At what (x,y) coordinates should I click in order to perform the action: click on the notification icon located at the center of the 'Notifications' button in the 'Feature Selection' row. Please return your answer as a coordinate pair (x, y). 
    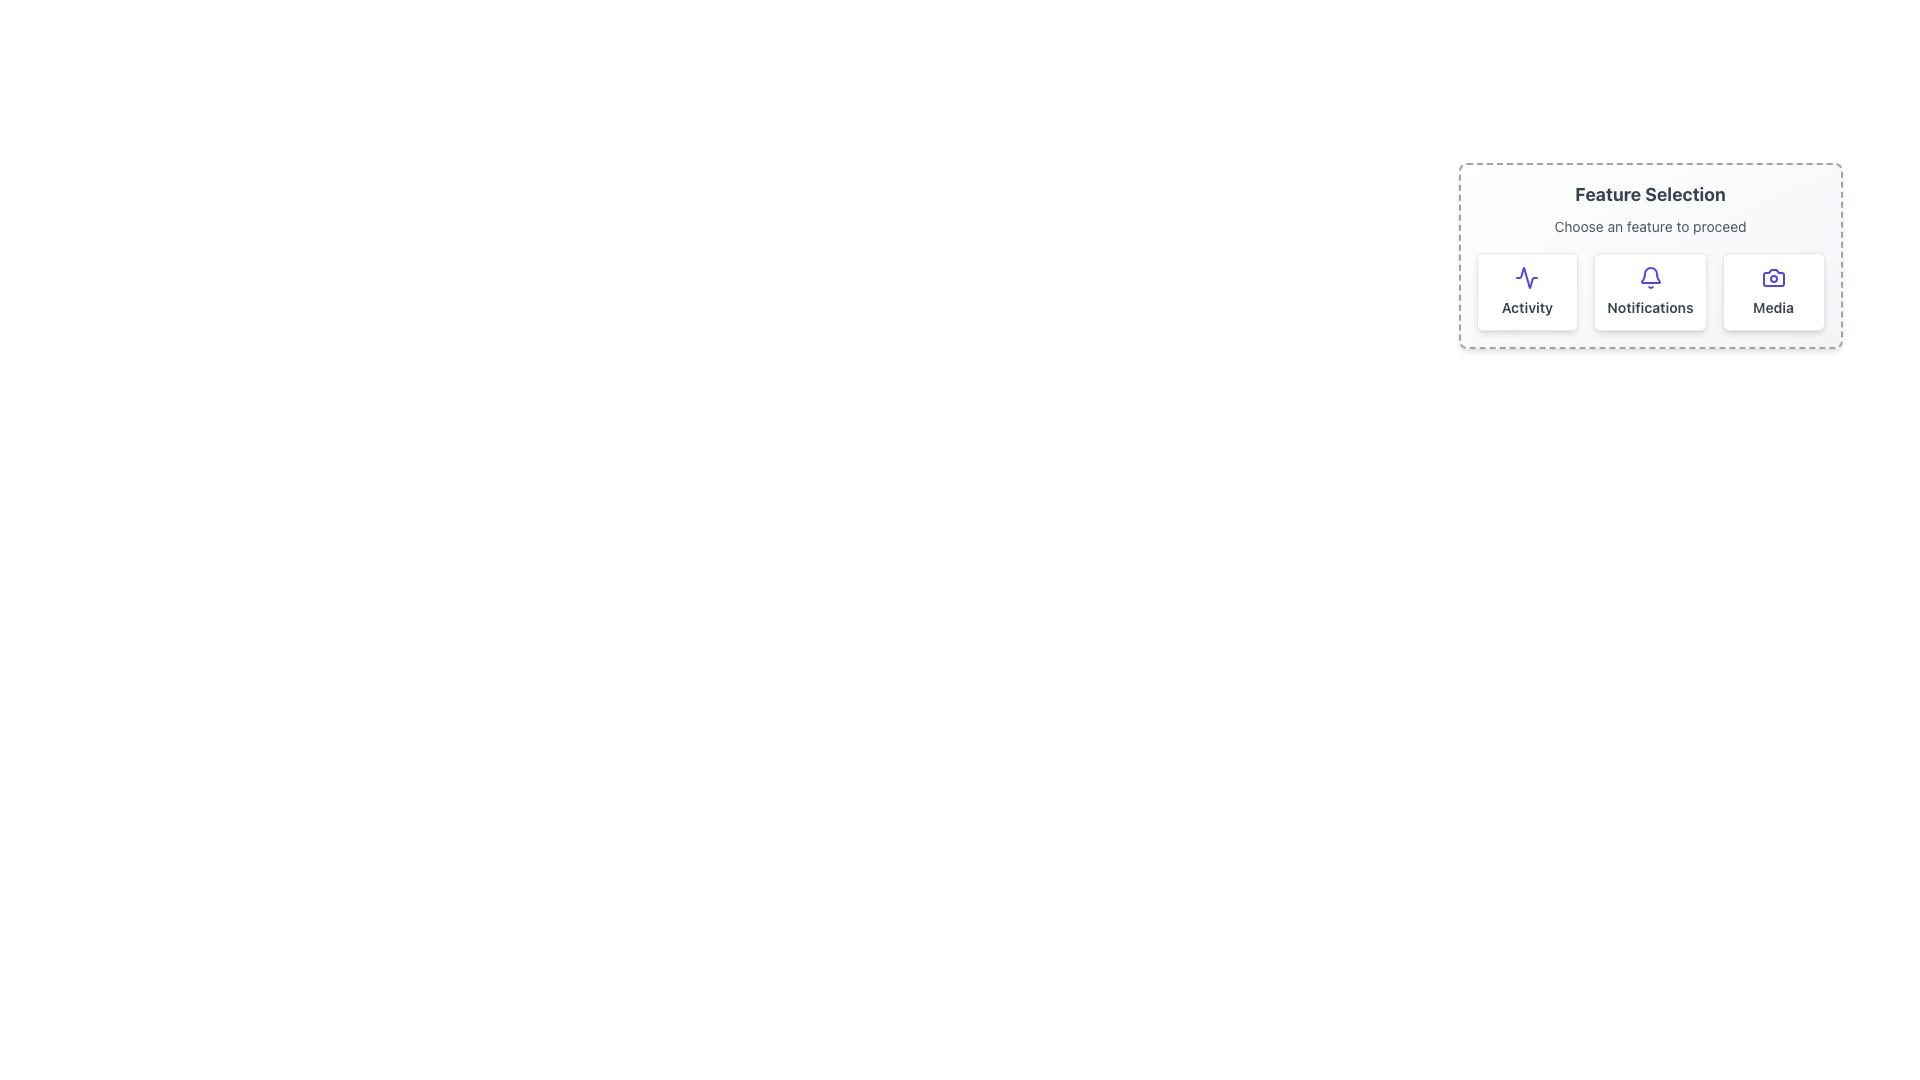
    Looking at the image, I should click on (1650, 277).